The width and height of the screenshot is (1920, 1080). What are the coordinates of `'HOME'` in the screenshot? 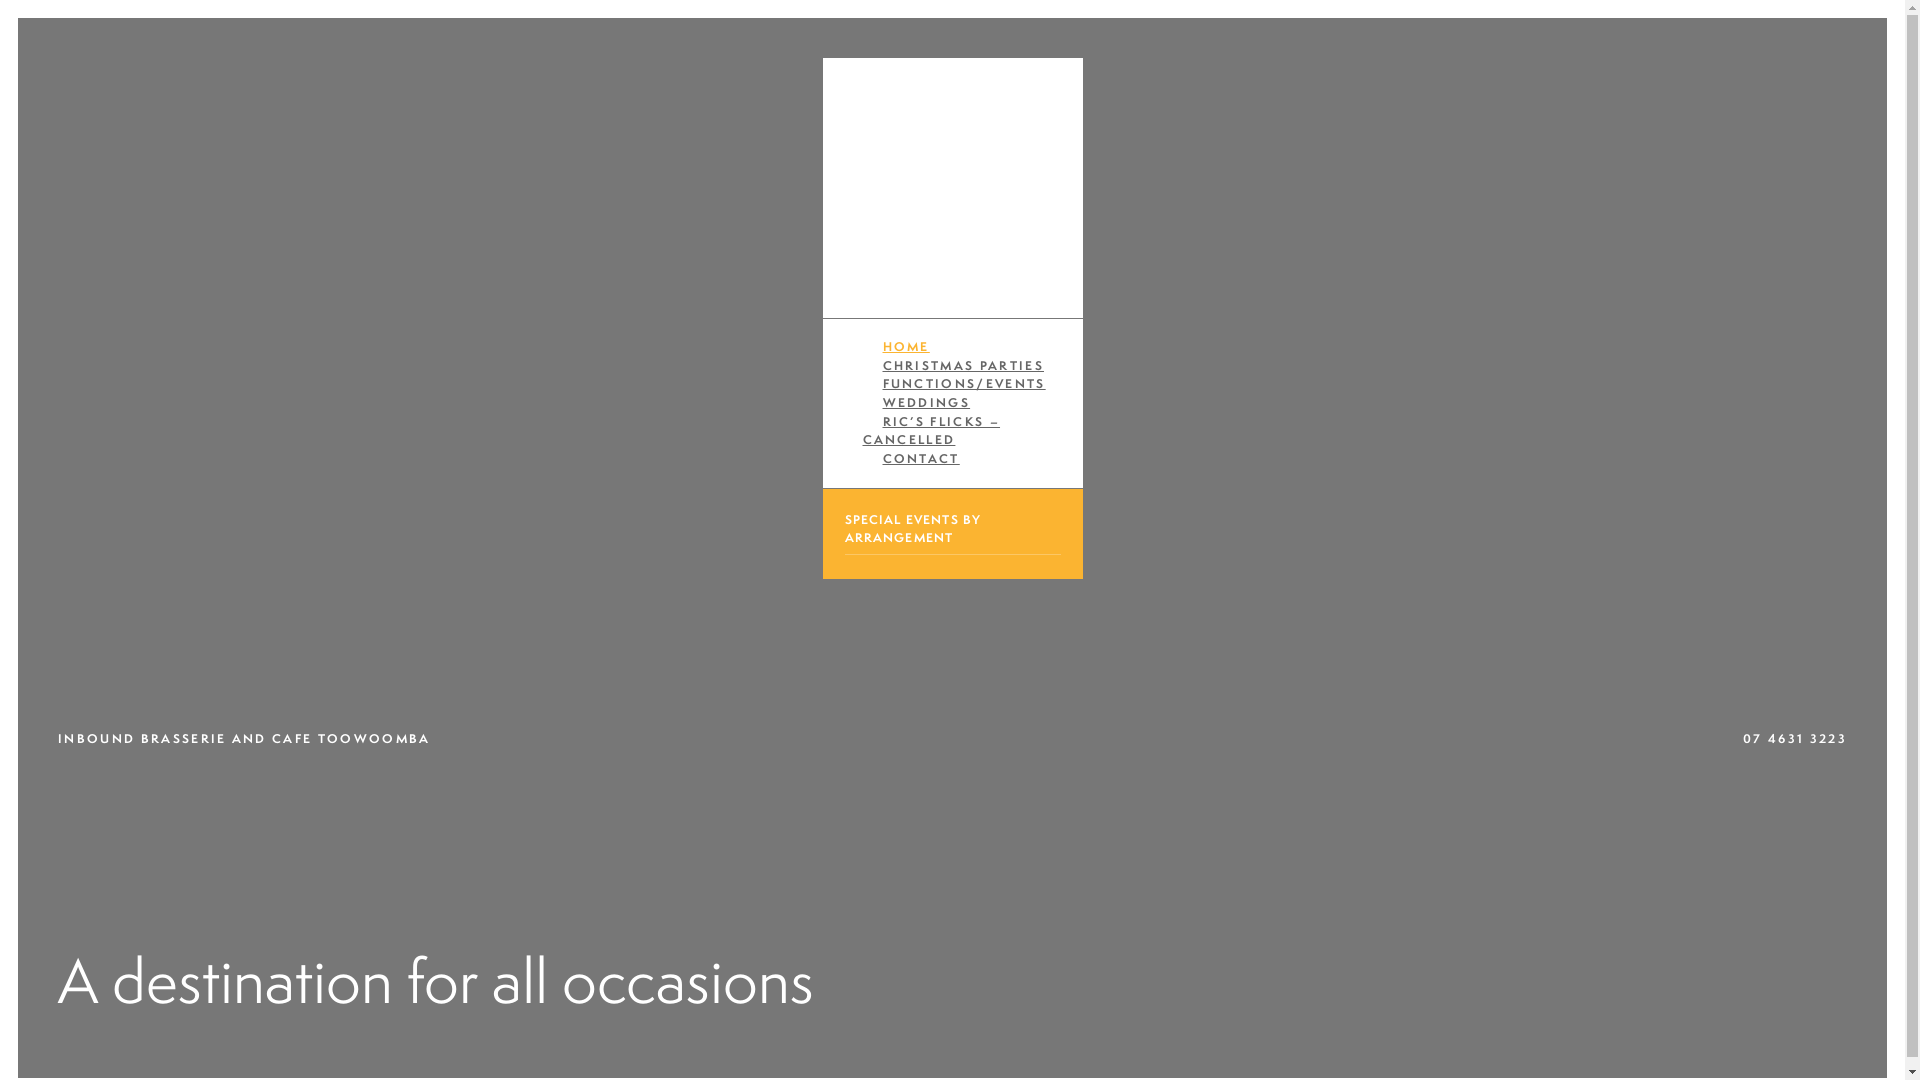 It's located at (904, 345).